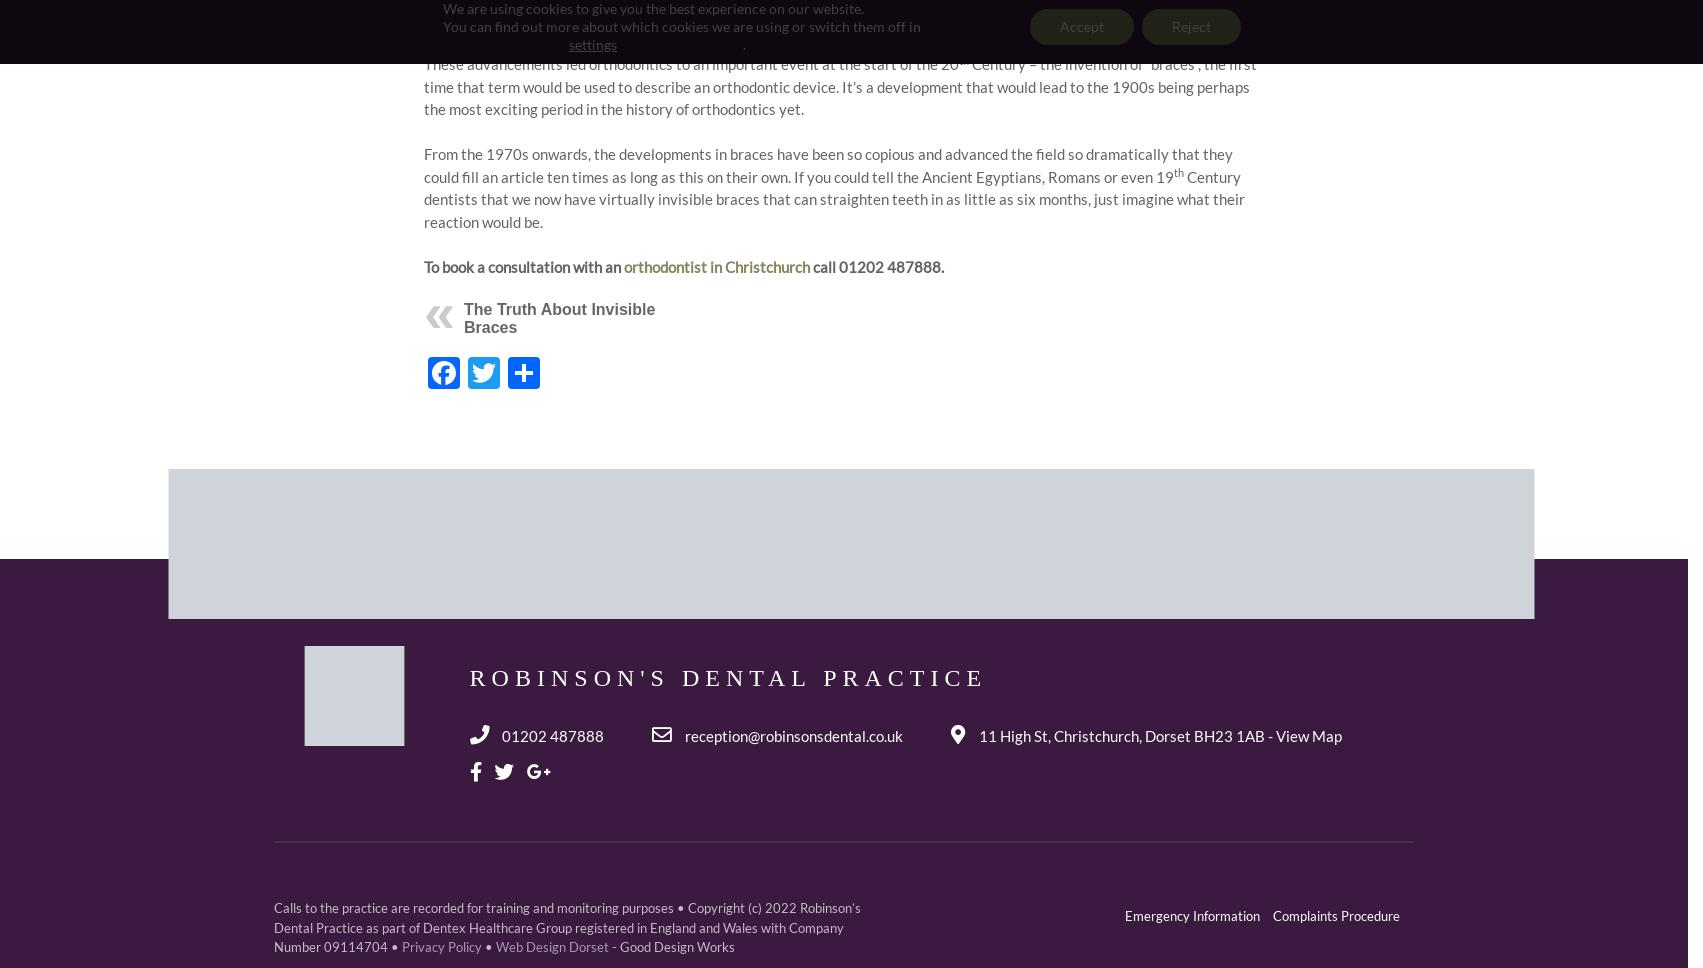 This screenshot has width=1703, height=968. What do you see at coordinates (1125, 914) in the screenshot?
I see `'Emergency Information'` at bounding box center [1125, 914].